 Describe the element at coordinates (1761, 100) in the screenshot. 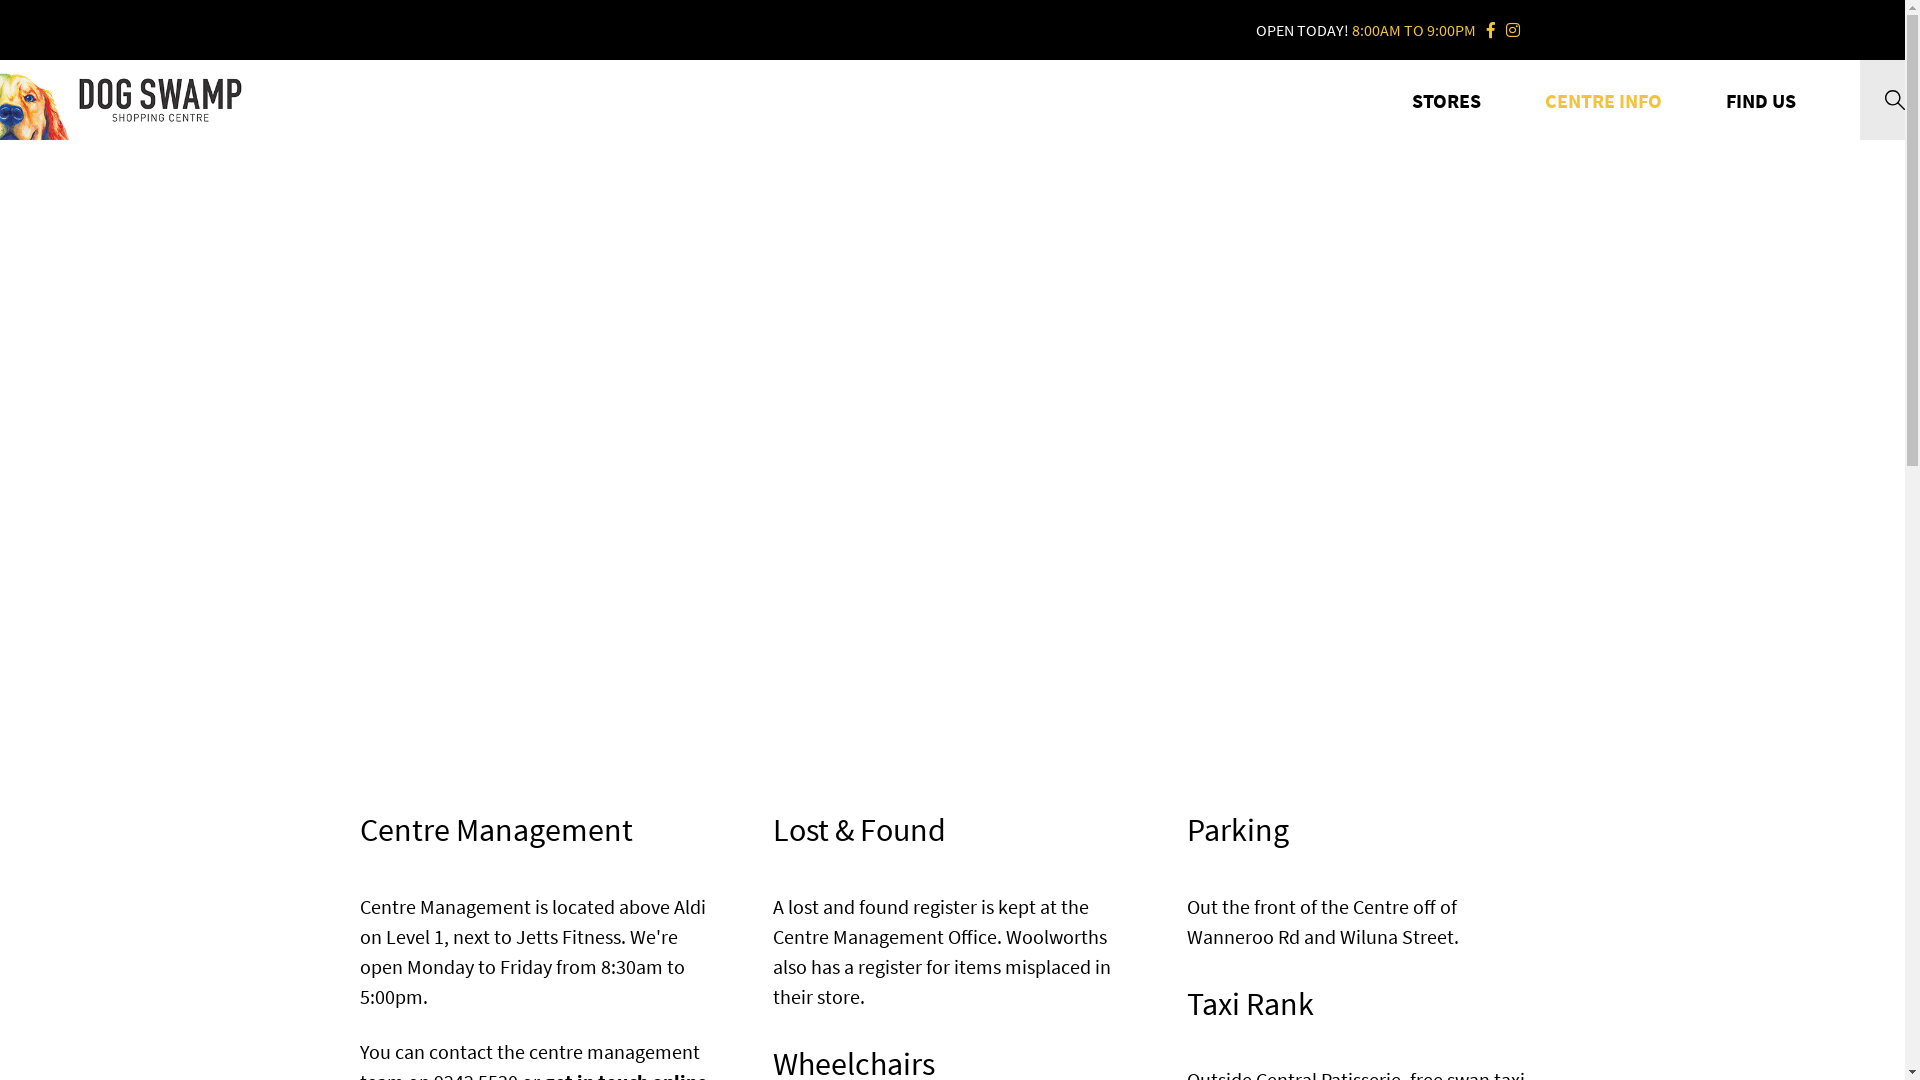

I see `'FIND US'` at that location.